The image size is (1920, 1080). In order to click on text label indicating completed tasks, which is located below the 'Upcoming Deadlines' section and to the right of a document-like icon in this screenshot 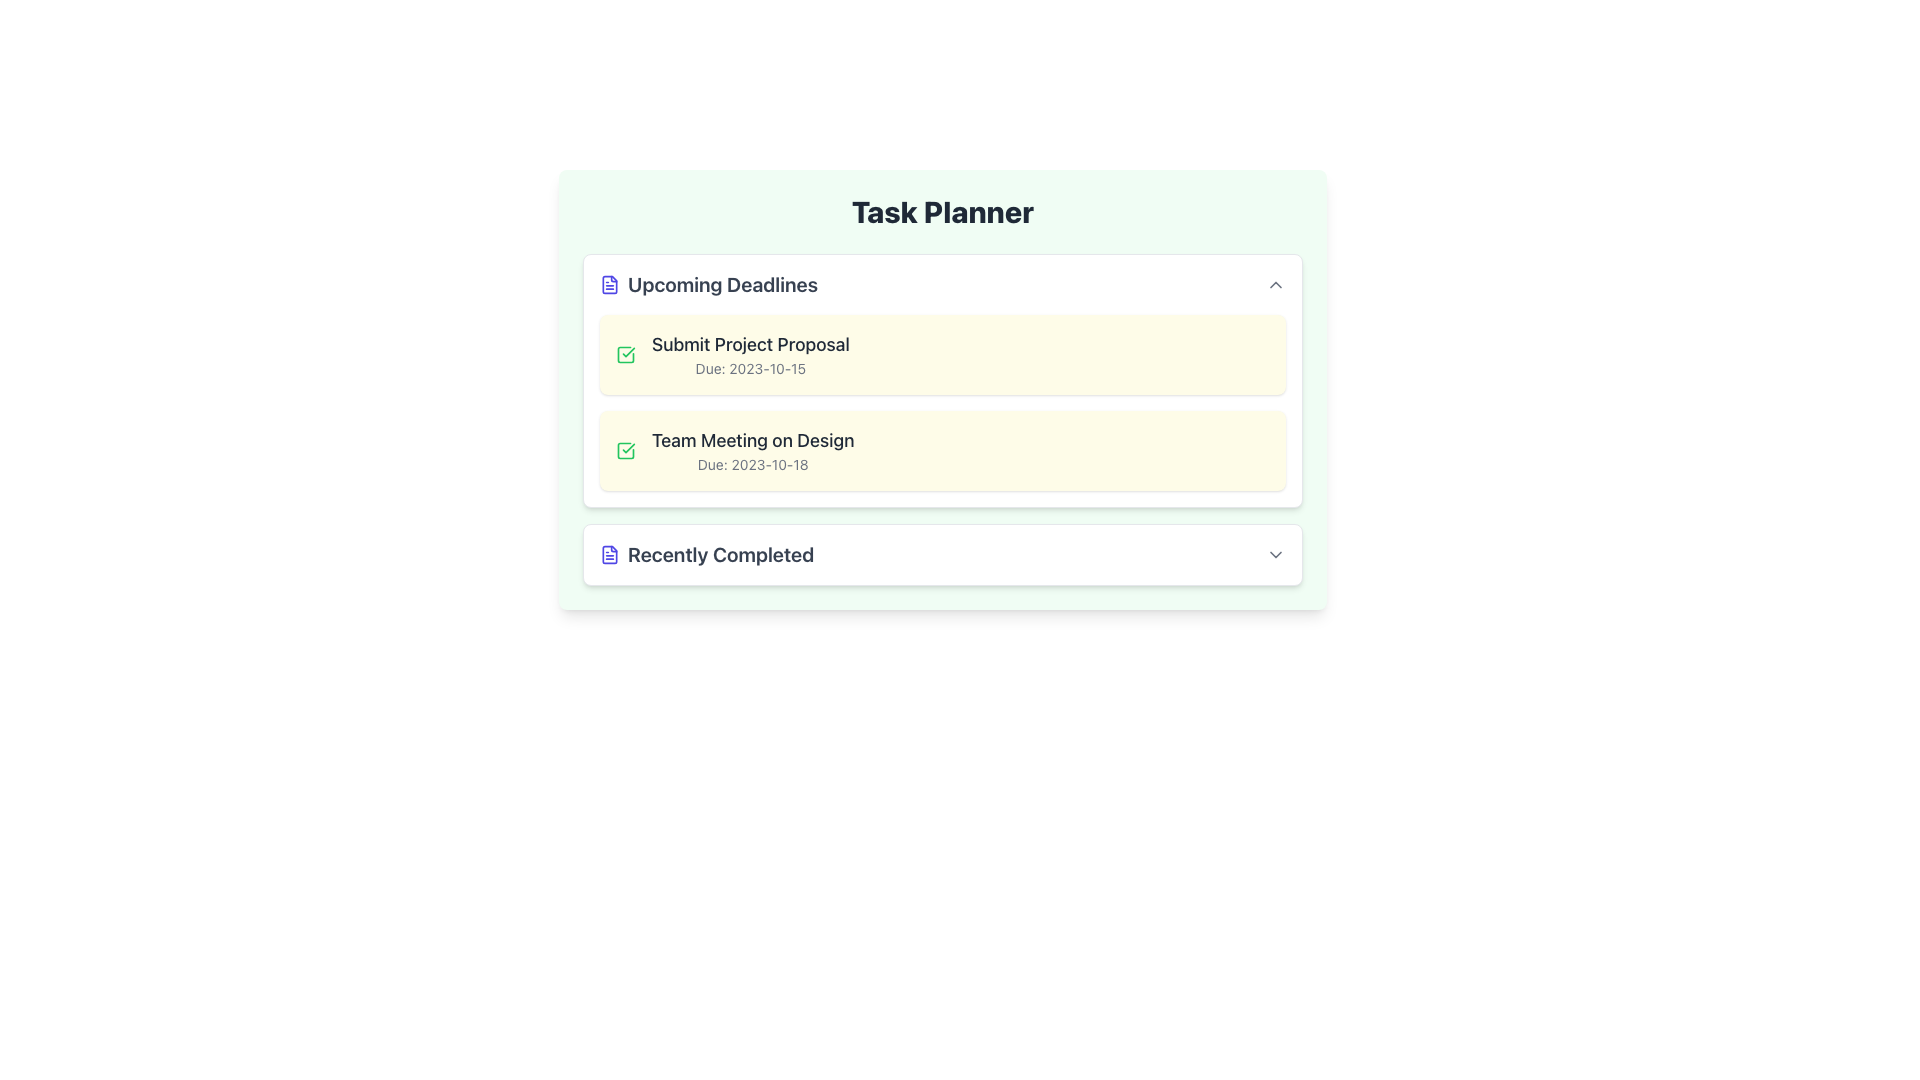, I will do `click(720, 555)`.